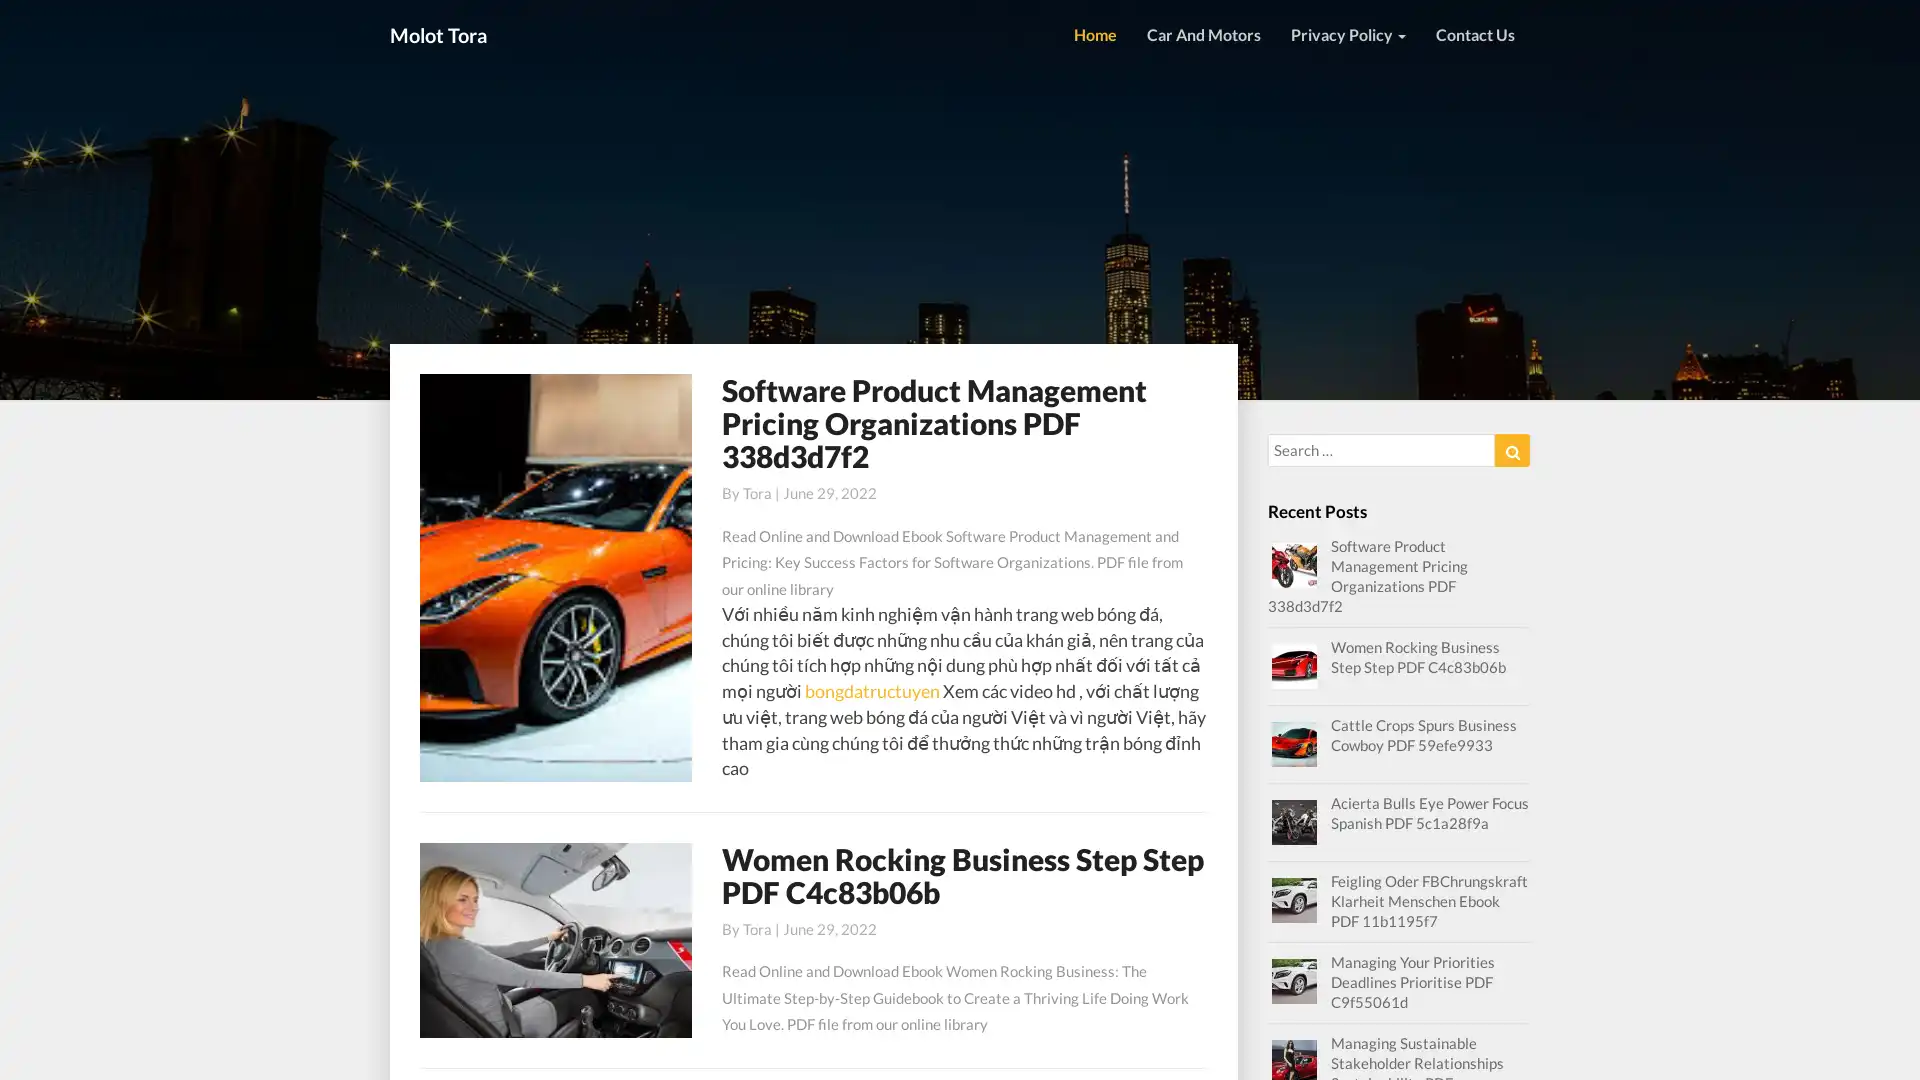 Image resolution: width=1920 pixels, height=1080 pixels. Describe the element at coordinates (1512, 450) in the screenshot. I see `Search` at that location.